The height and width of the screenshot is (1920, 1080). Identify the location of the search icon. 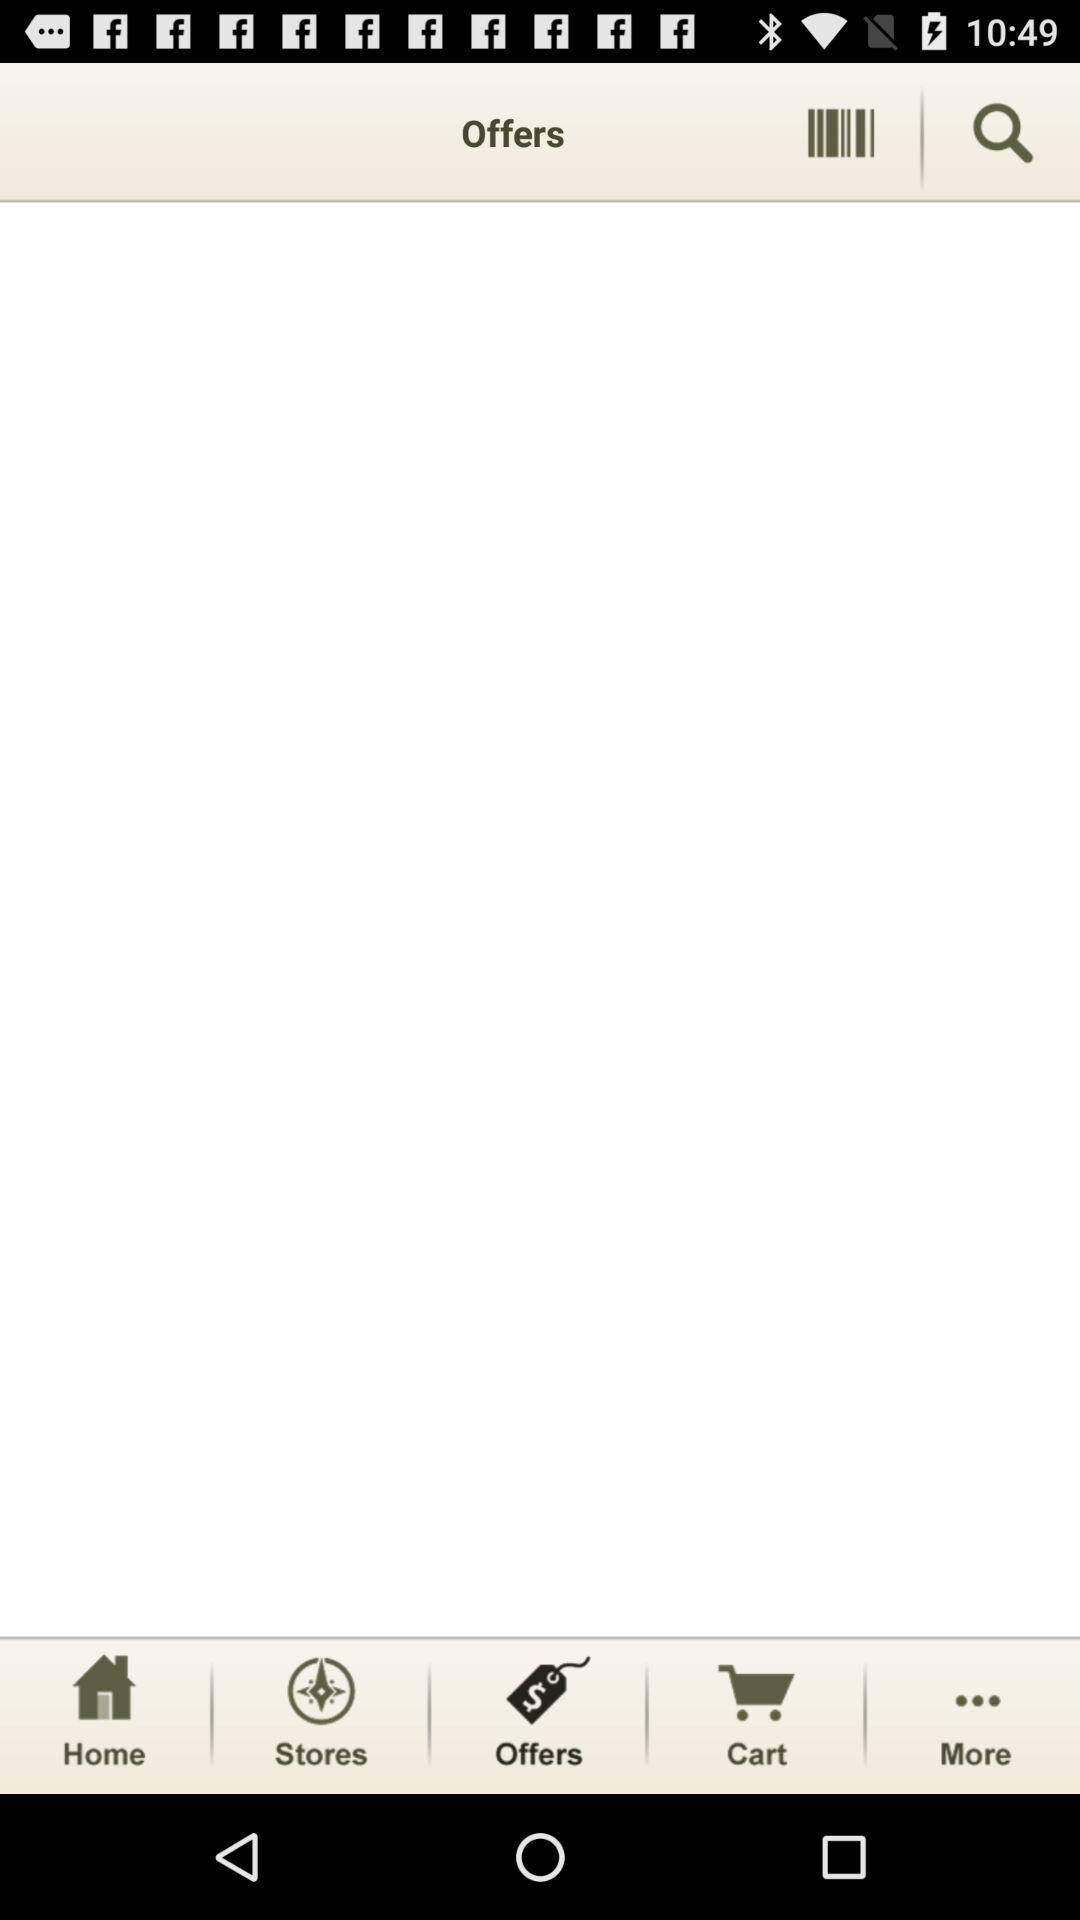
(1002, 141).